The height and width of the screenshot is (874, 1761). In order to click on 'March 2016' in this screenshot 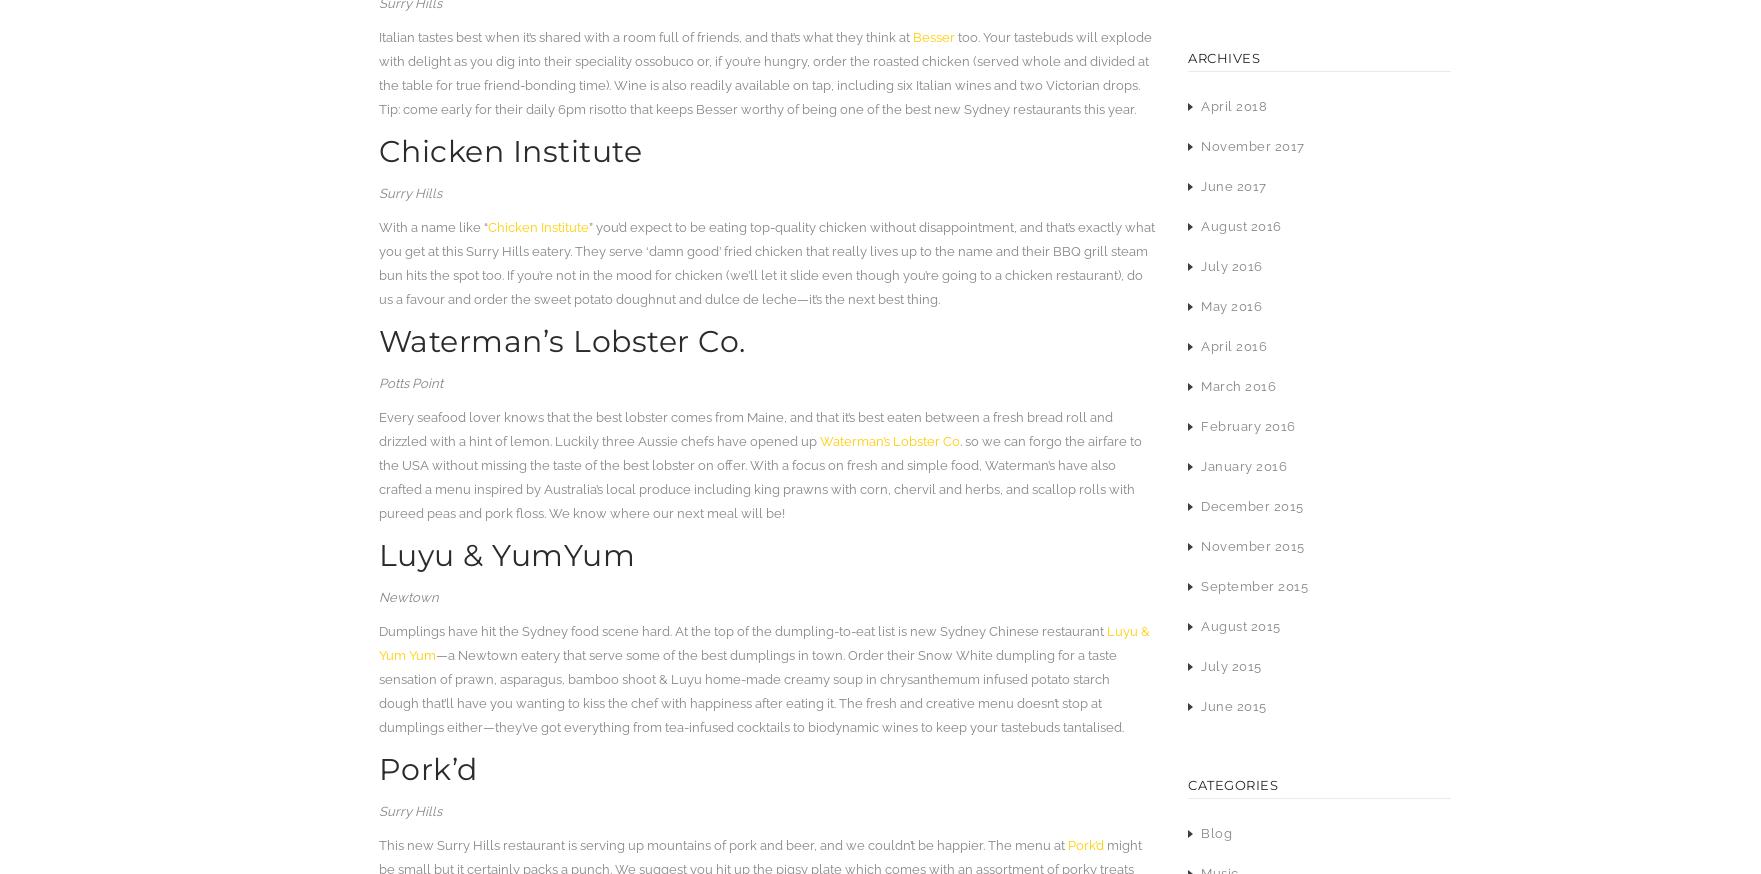, I will do `click(1238, 386)`.